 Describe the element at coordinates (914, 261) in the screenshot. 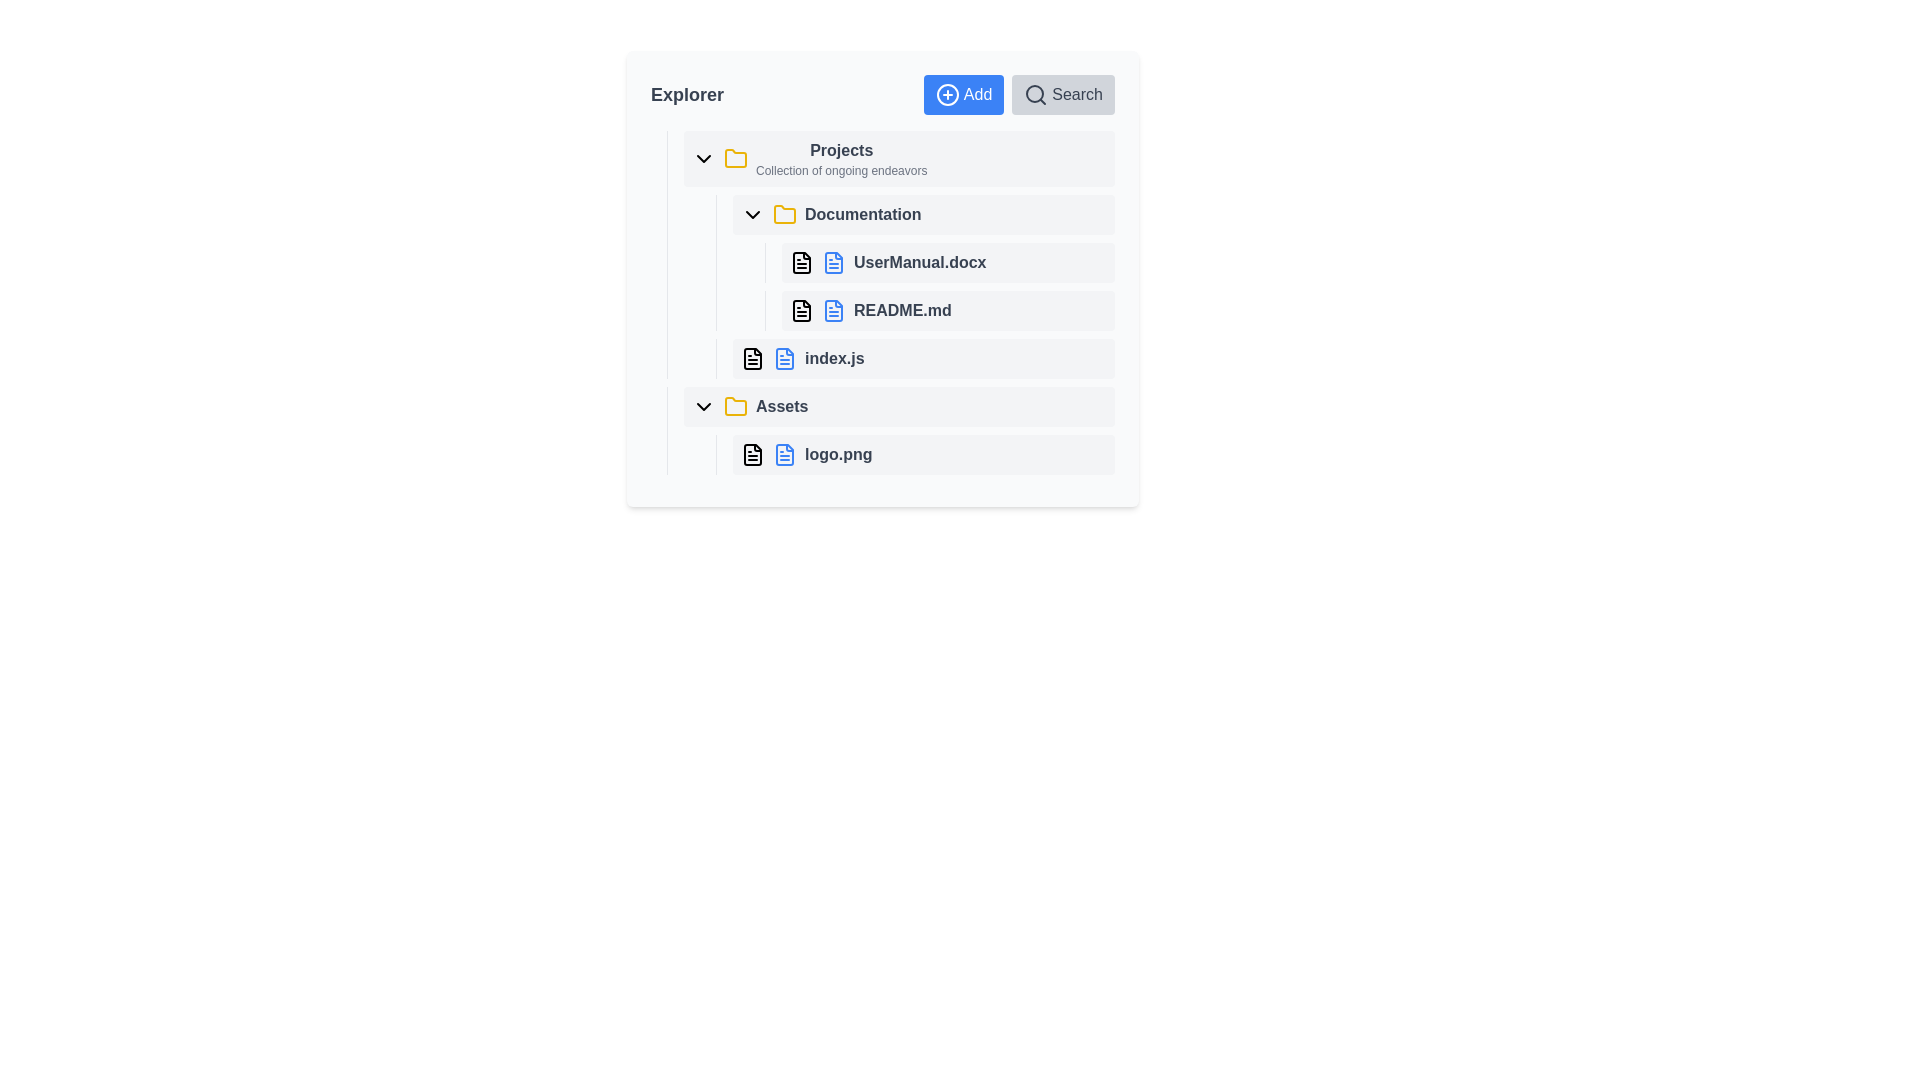

I see `the 'UserManual.docx' file entry, which is visually represented with a blue document icon and appears selected` at that location.